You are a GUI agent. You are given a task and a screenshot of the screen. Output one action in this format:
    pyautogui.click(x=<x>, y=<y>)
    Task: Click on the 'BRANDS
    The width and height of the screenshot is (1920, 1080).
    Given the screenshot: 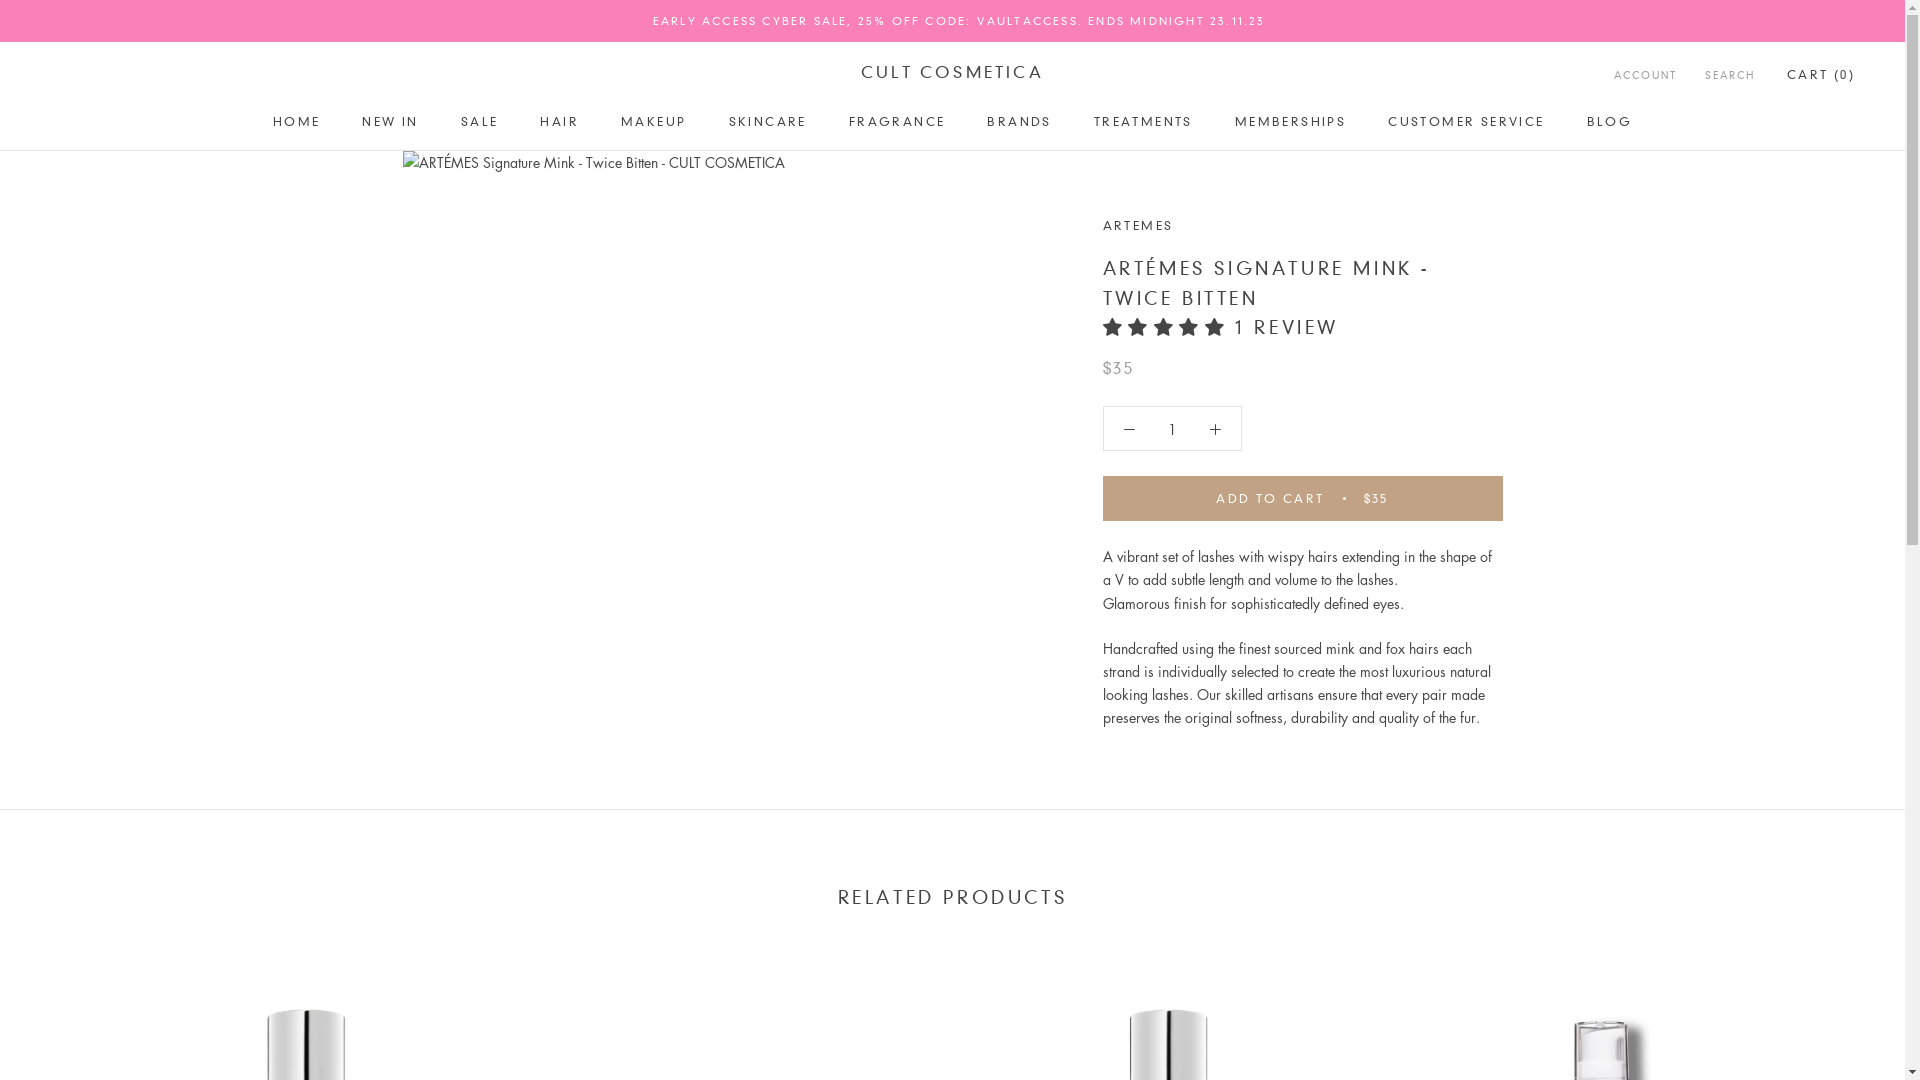 What is the action you would take?
    pyautogui.click(x=1018, y=121)
    